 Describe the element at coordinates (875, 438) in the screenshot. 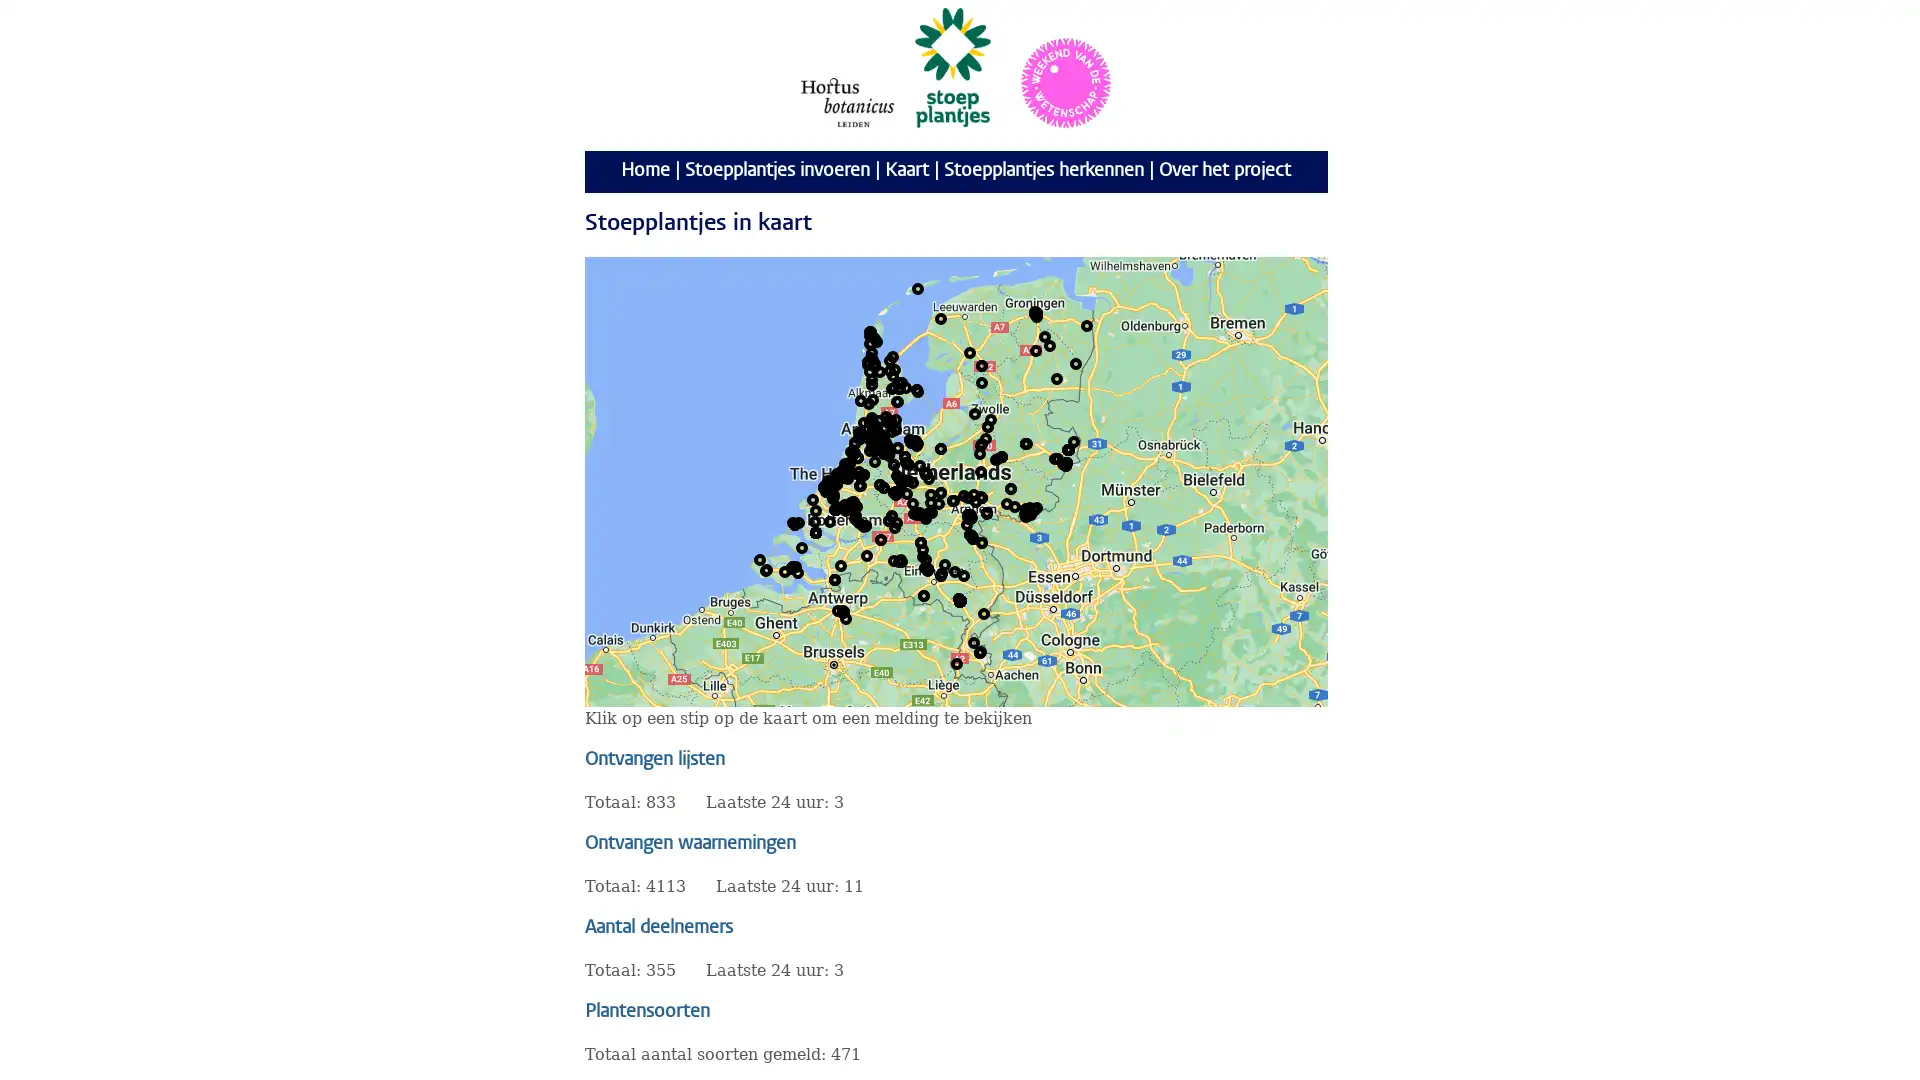

I see `Telling van op 19 oktober 2021` at that location.